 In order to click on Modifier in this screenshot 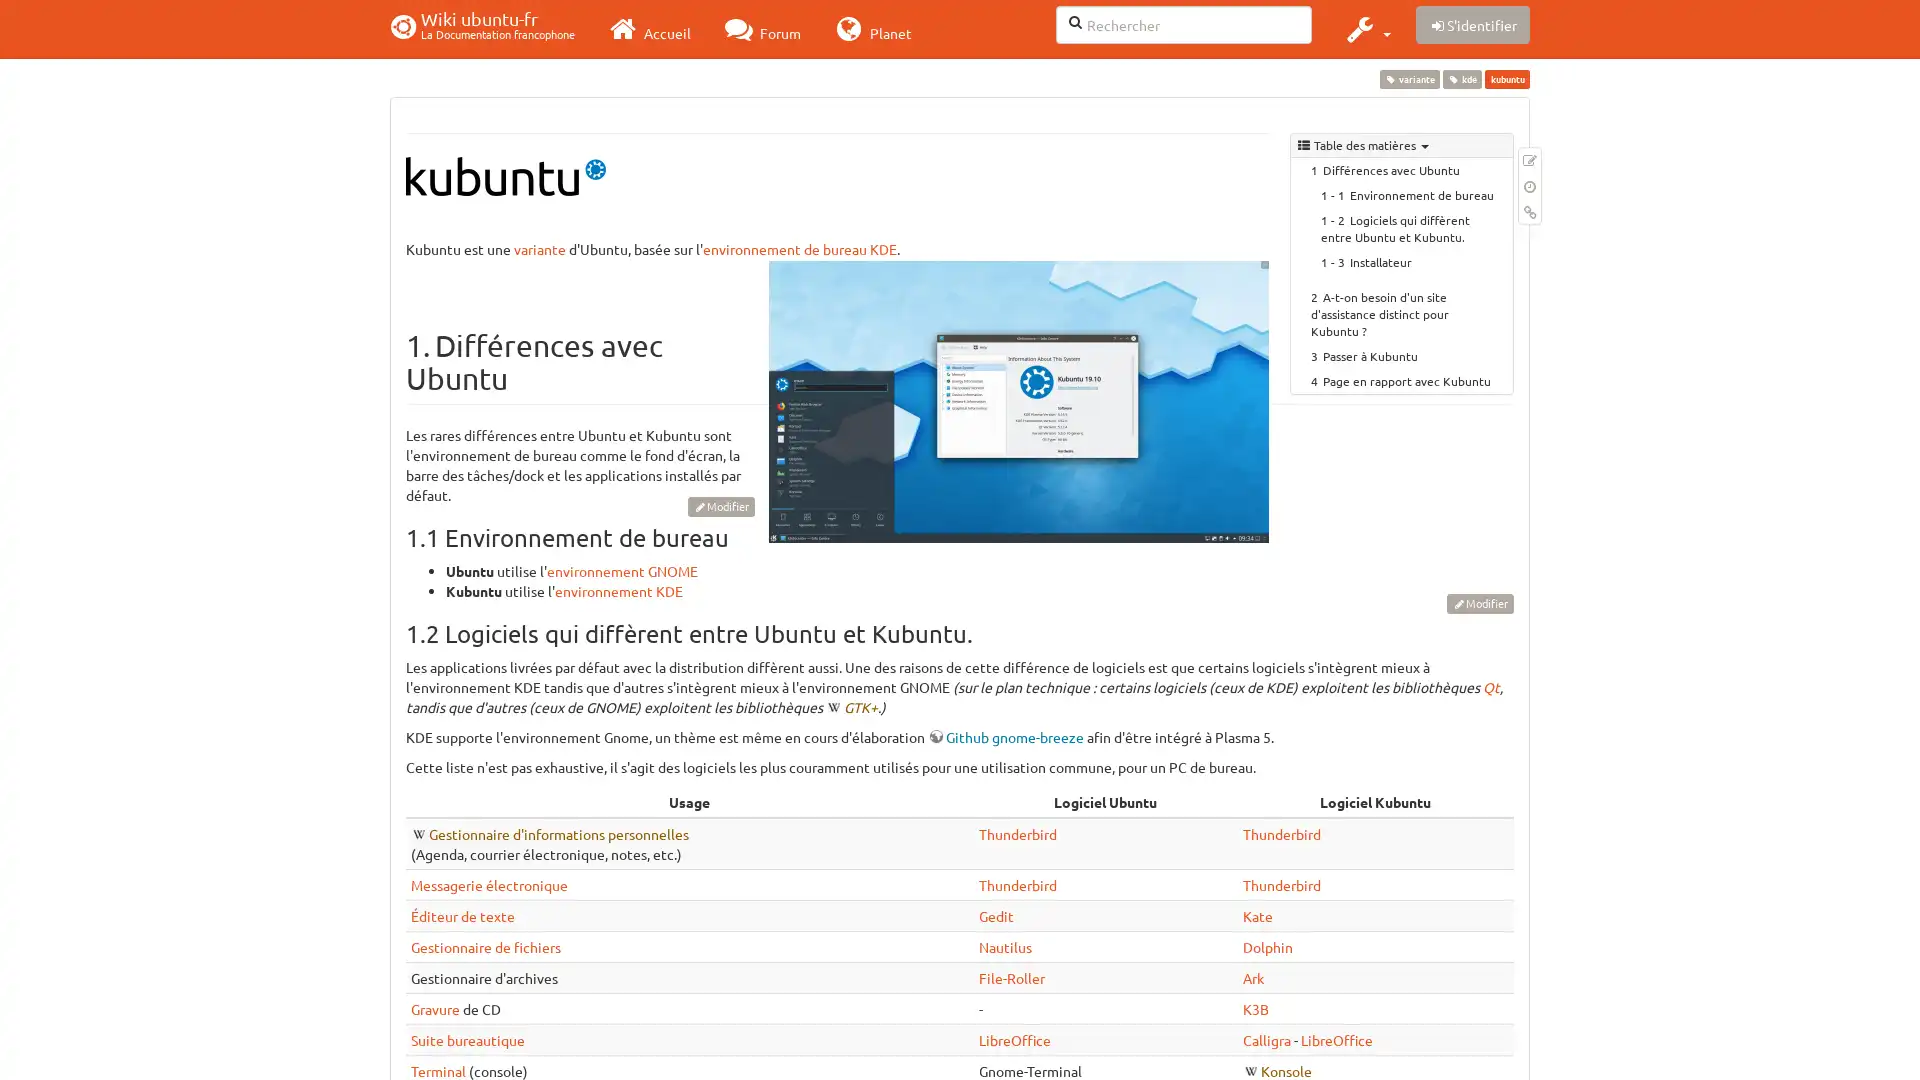, I will do `click(720, 505)`.